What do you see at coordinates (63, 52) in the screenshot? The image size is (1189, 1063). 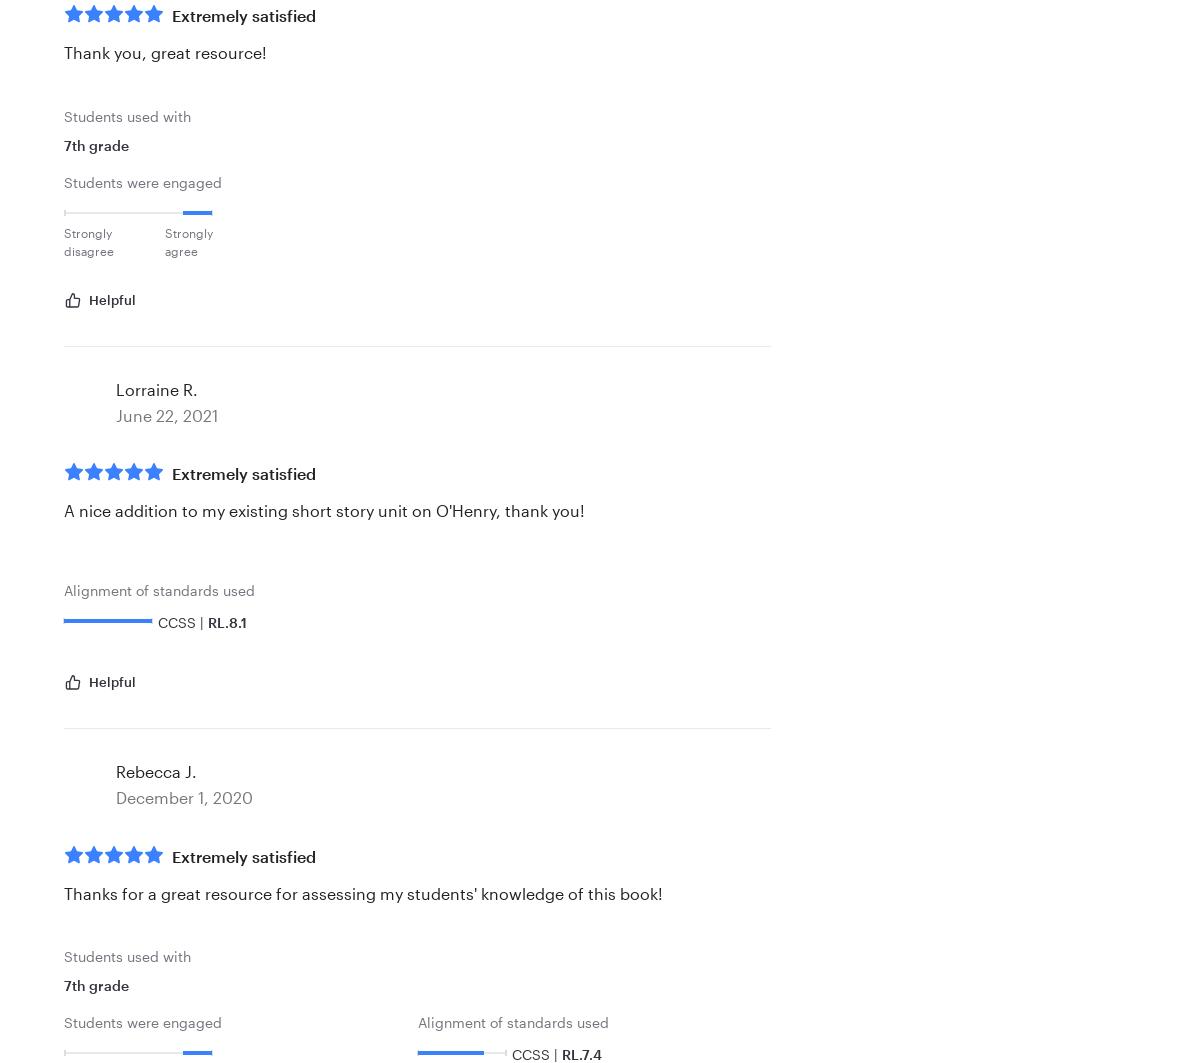 I see `'Thank you, great resource!'` at bounding box center [63, 52].